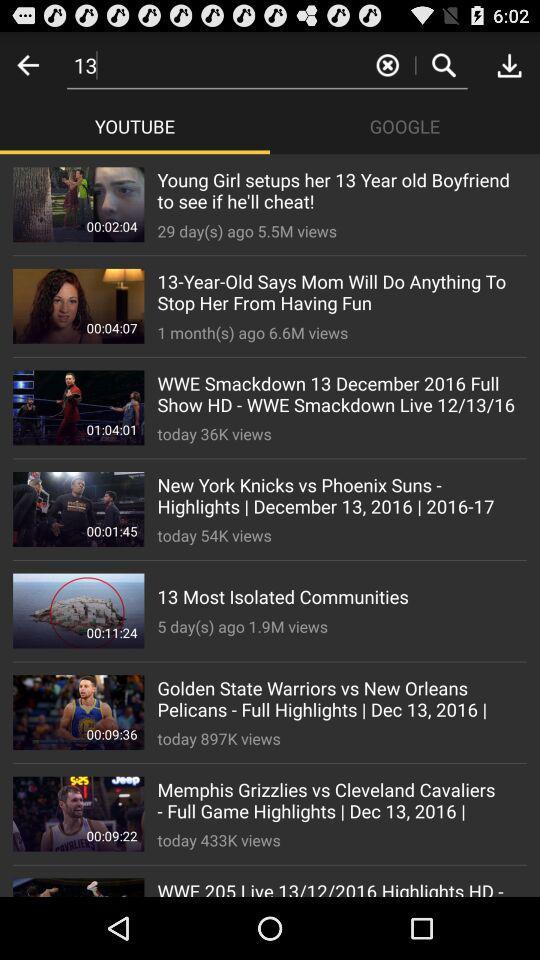  I want to click on download option, so click(509, 65).